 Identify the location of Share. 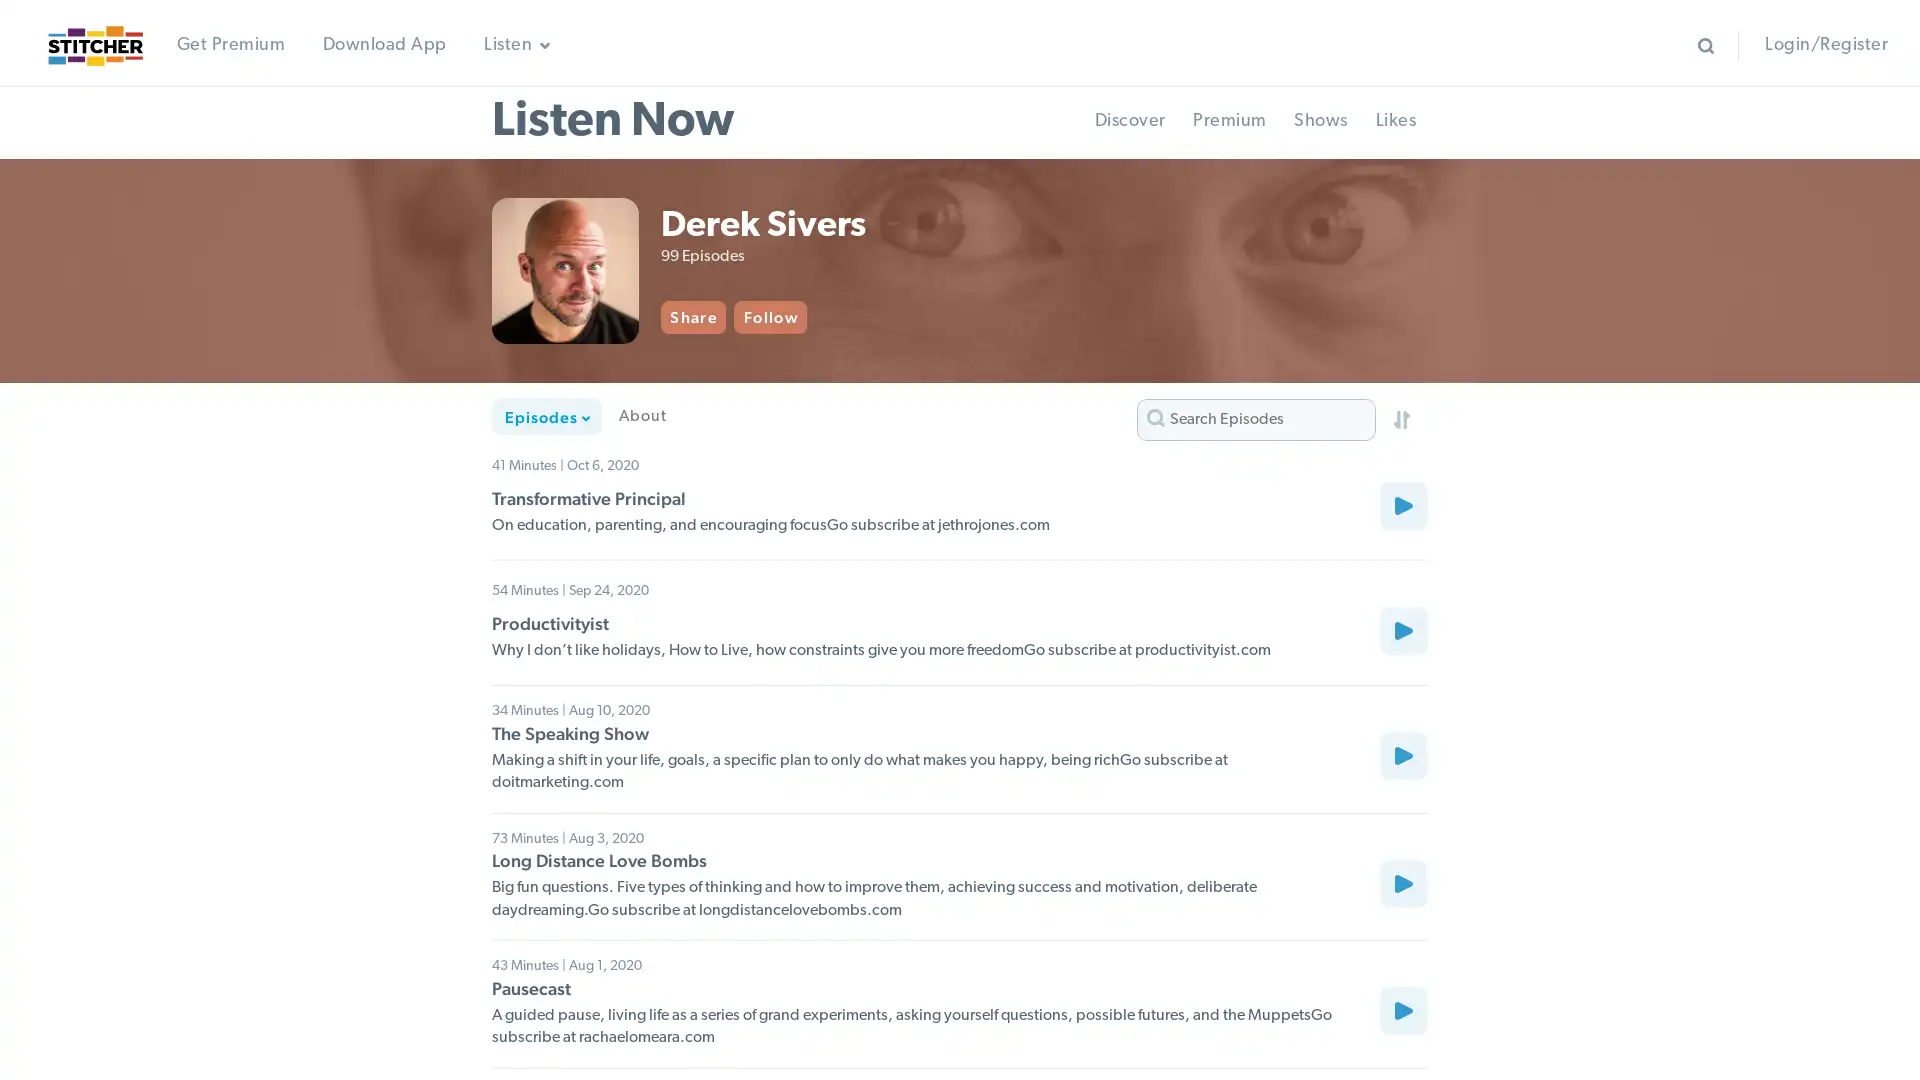
(721, 315).